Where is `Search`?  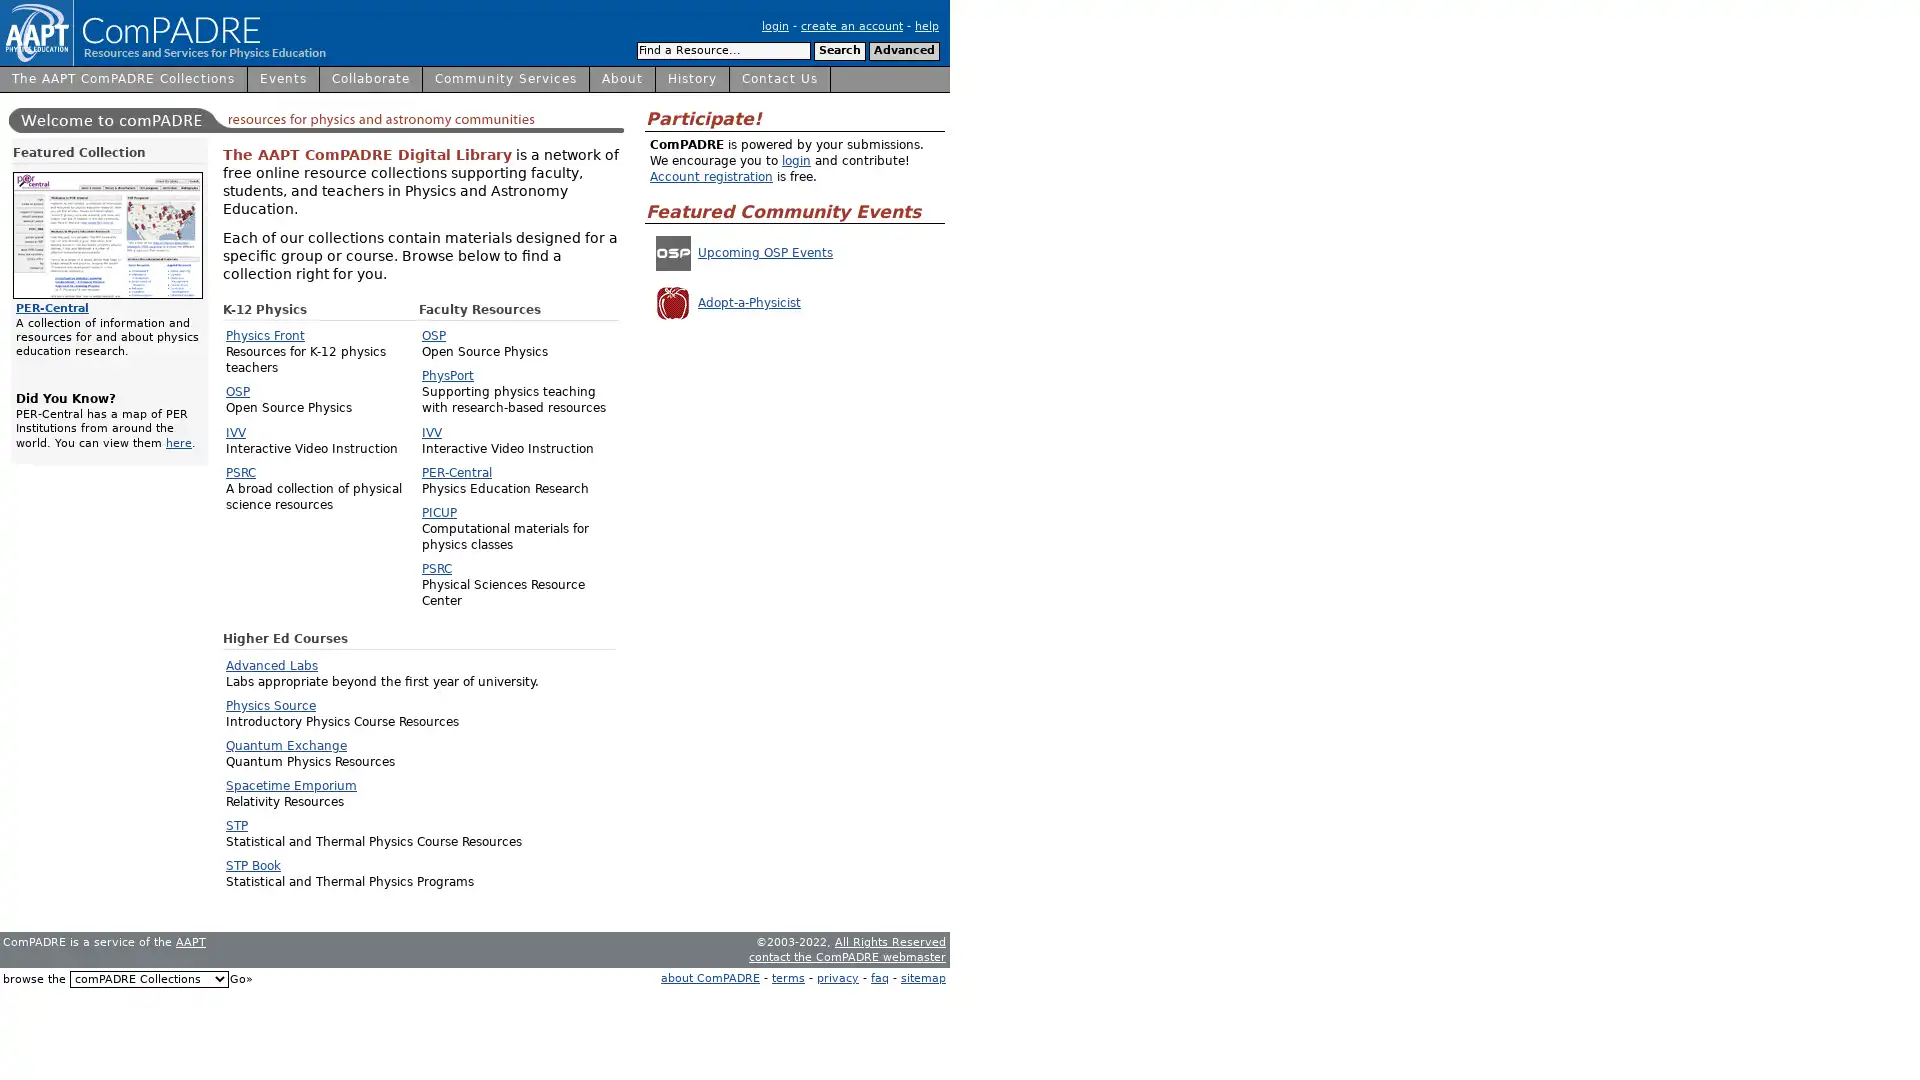 Search is located at coordinates (840, 50).